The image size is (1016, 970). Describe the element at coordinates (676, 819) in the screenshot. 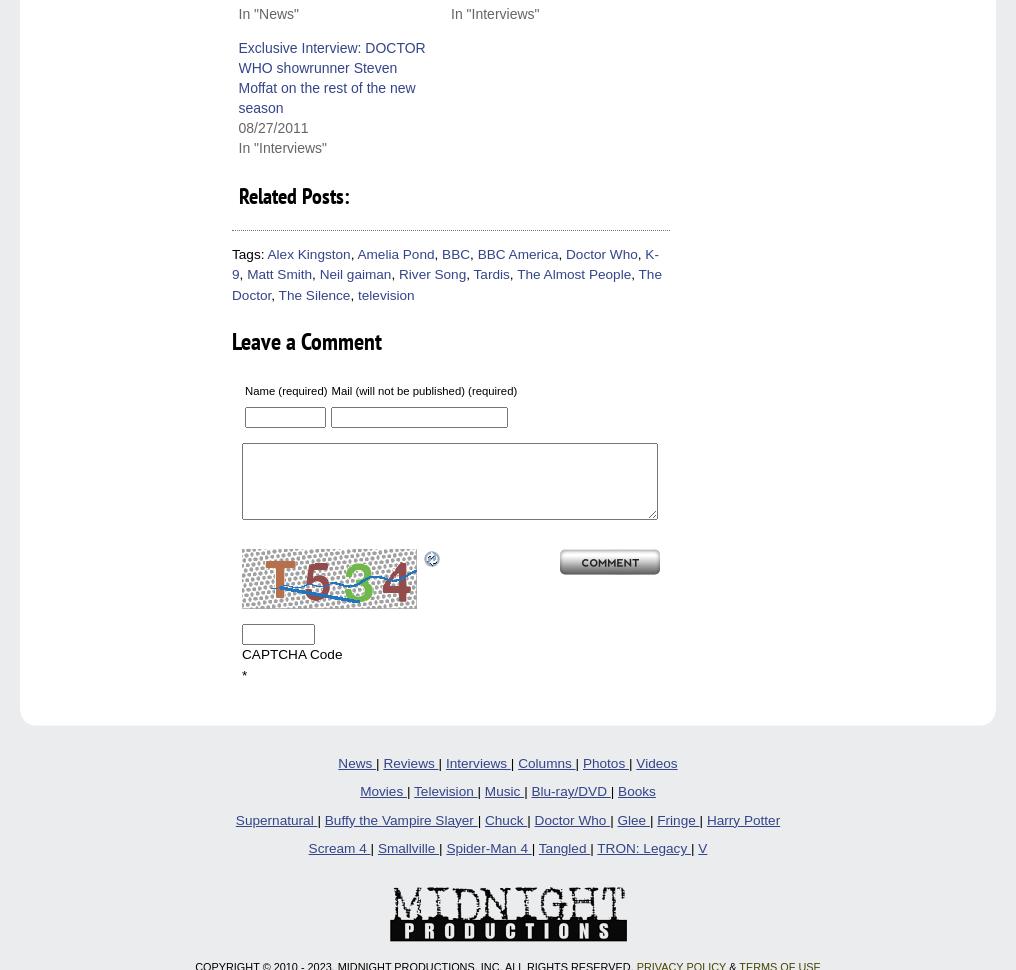

I see `'Fringe'` at that location.